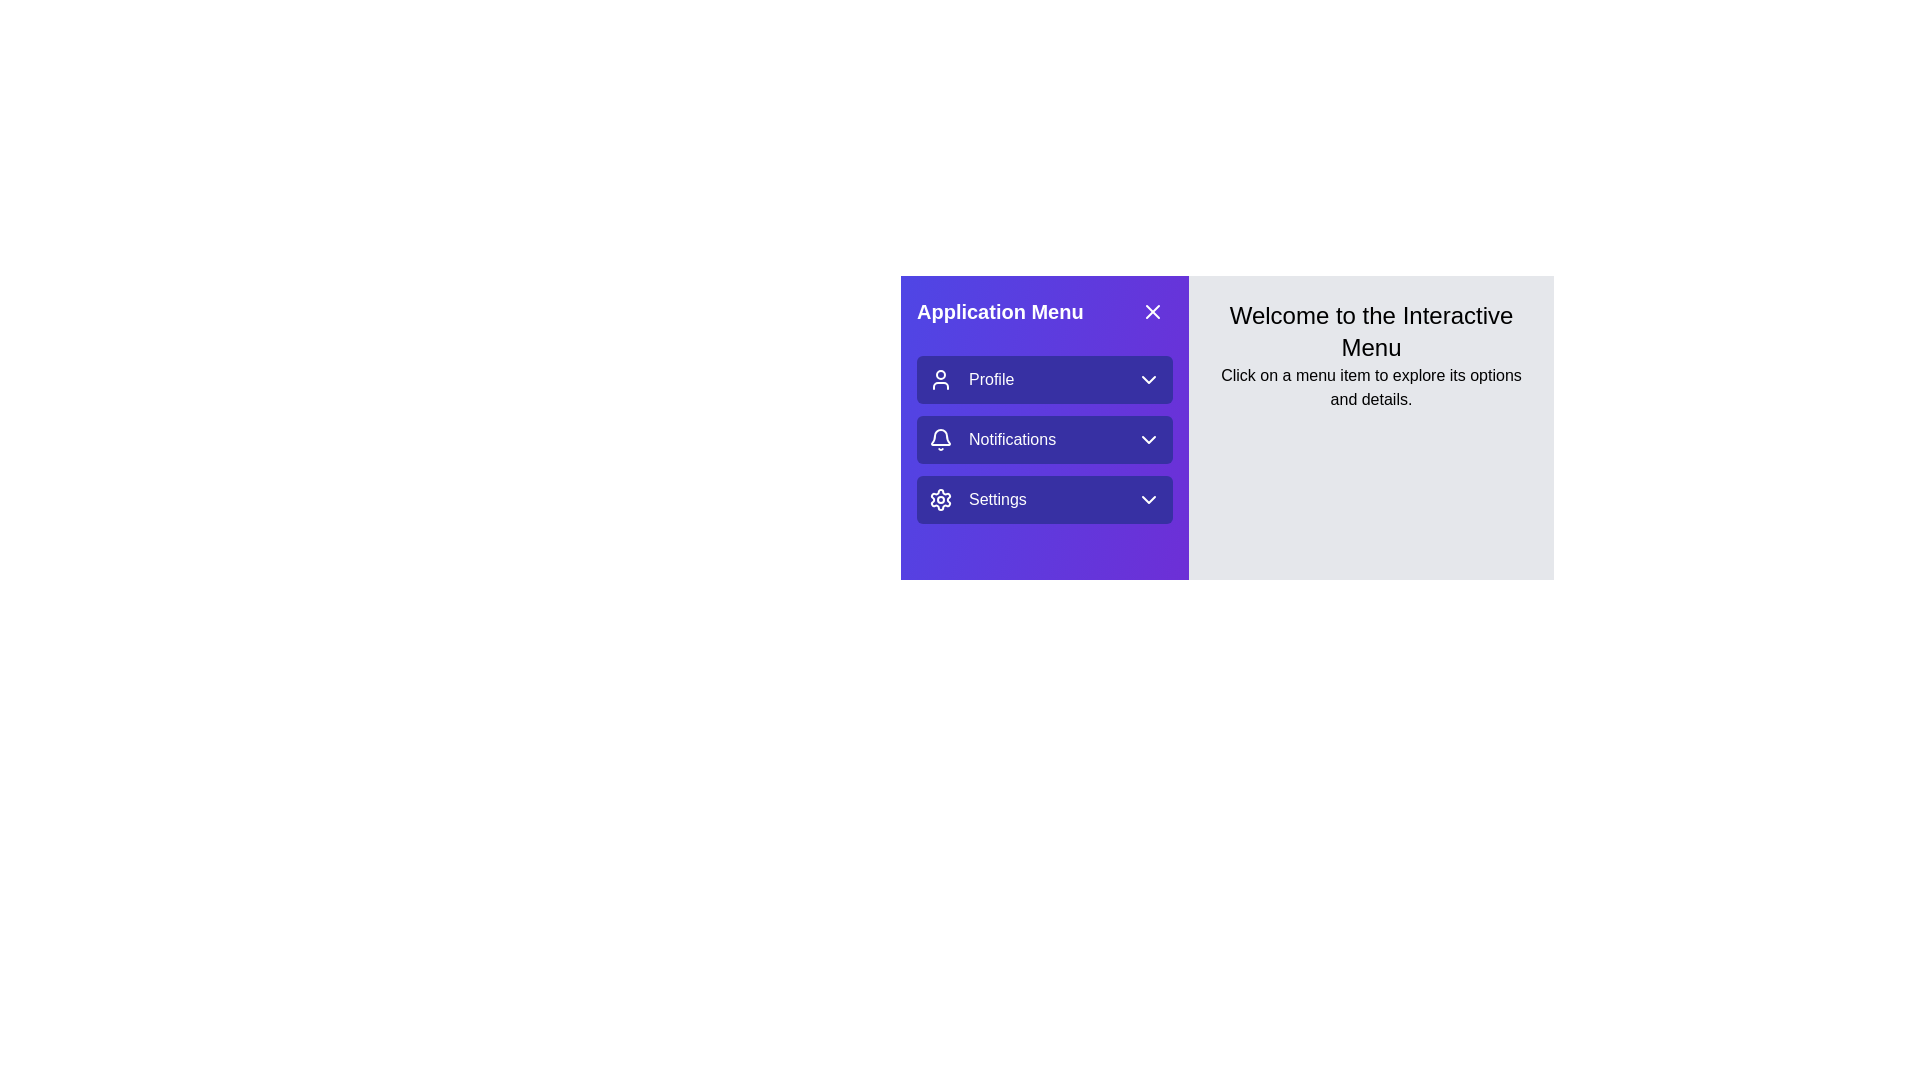  I want to click on the SVG Icon (Chevron Down) that is positioned to the right of the 'Profile' menu item, so click(1148, 380).